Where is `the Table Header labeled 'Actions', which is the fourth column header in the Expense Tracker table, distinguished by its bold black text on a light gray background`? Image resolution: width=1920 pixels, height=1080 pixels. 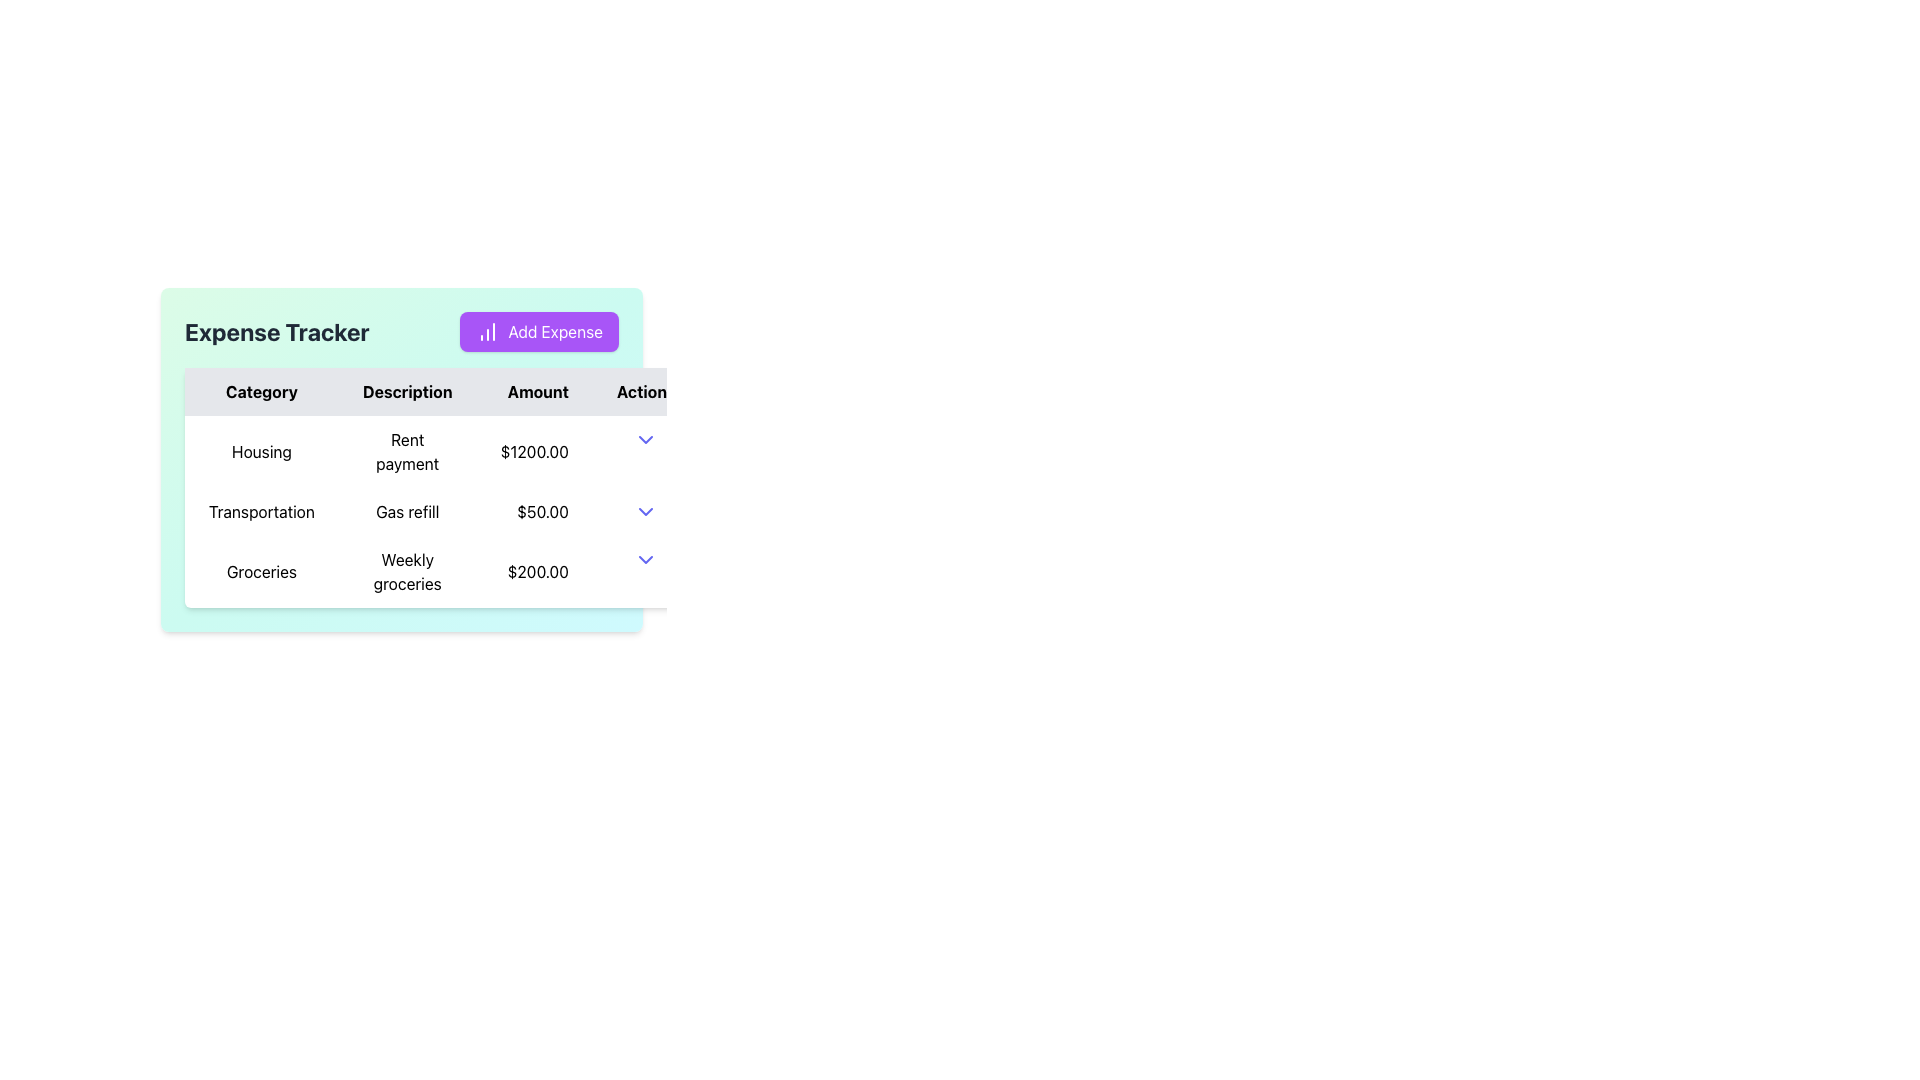 the Table Header labeled 'Actions', which is the fourth column header in the Expense Tracker table, distinguished by its bold black text on a light gray background is located at coordinates (646, 392).